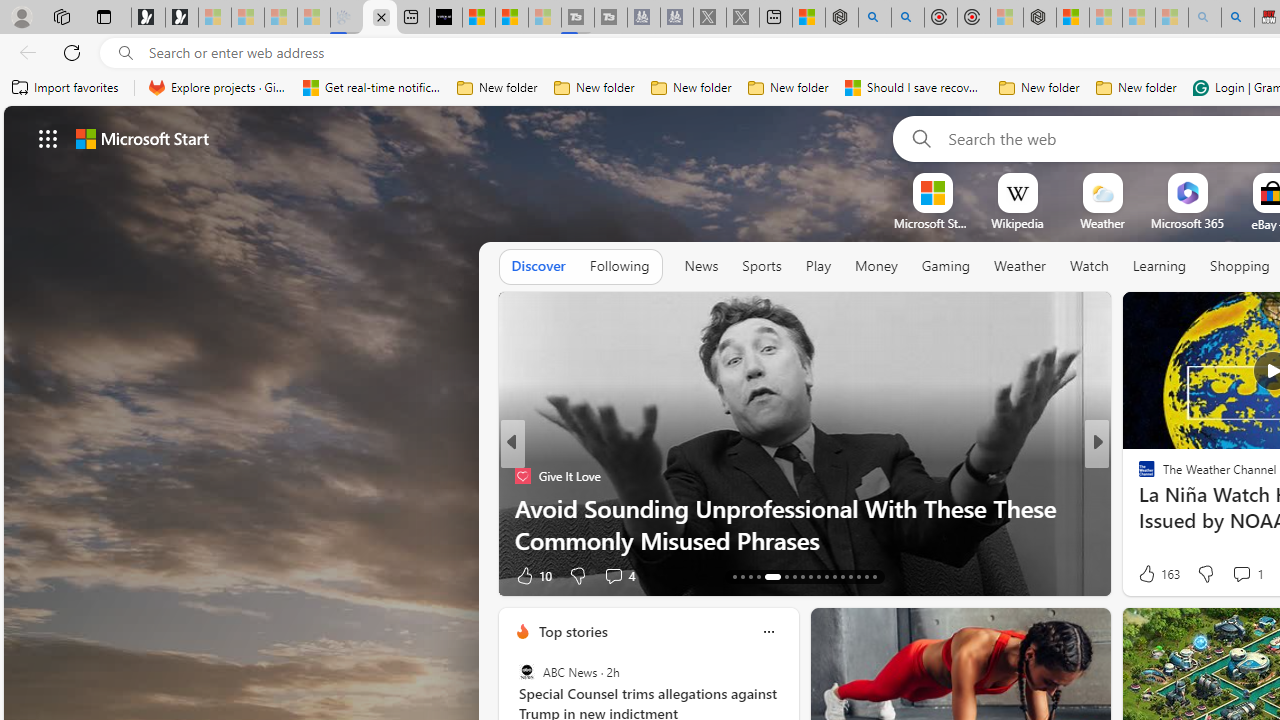 The image size is (1280, 720). What do you see at coordinates (526, 672) in the screenshot?
I see `'ABC News'` at bounding box center [526, 672].